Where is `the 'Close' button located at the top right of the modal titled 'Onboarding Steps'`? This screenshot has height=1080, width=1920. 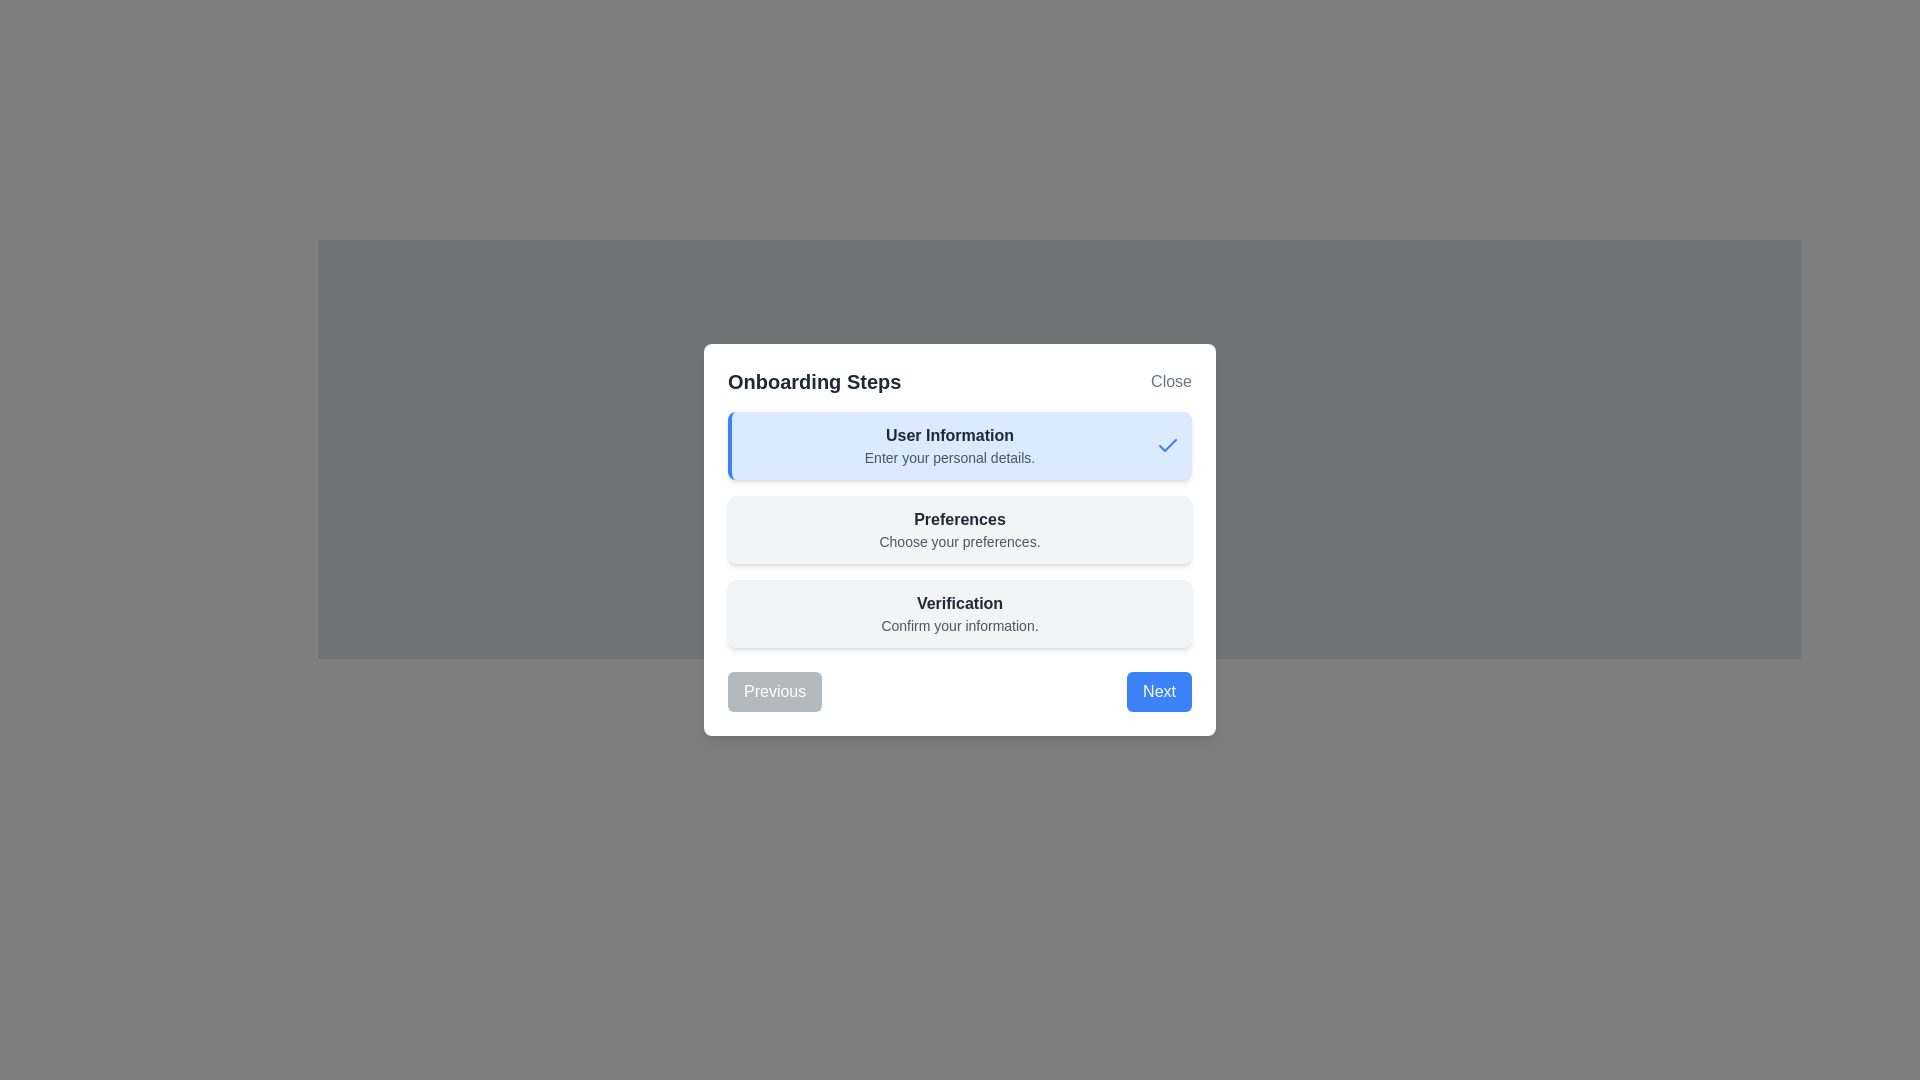
the 'Close' button located at the top right of the modal titled 'Onboarding Steps' is located at coordinates (960, 540).